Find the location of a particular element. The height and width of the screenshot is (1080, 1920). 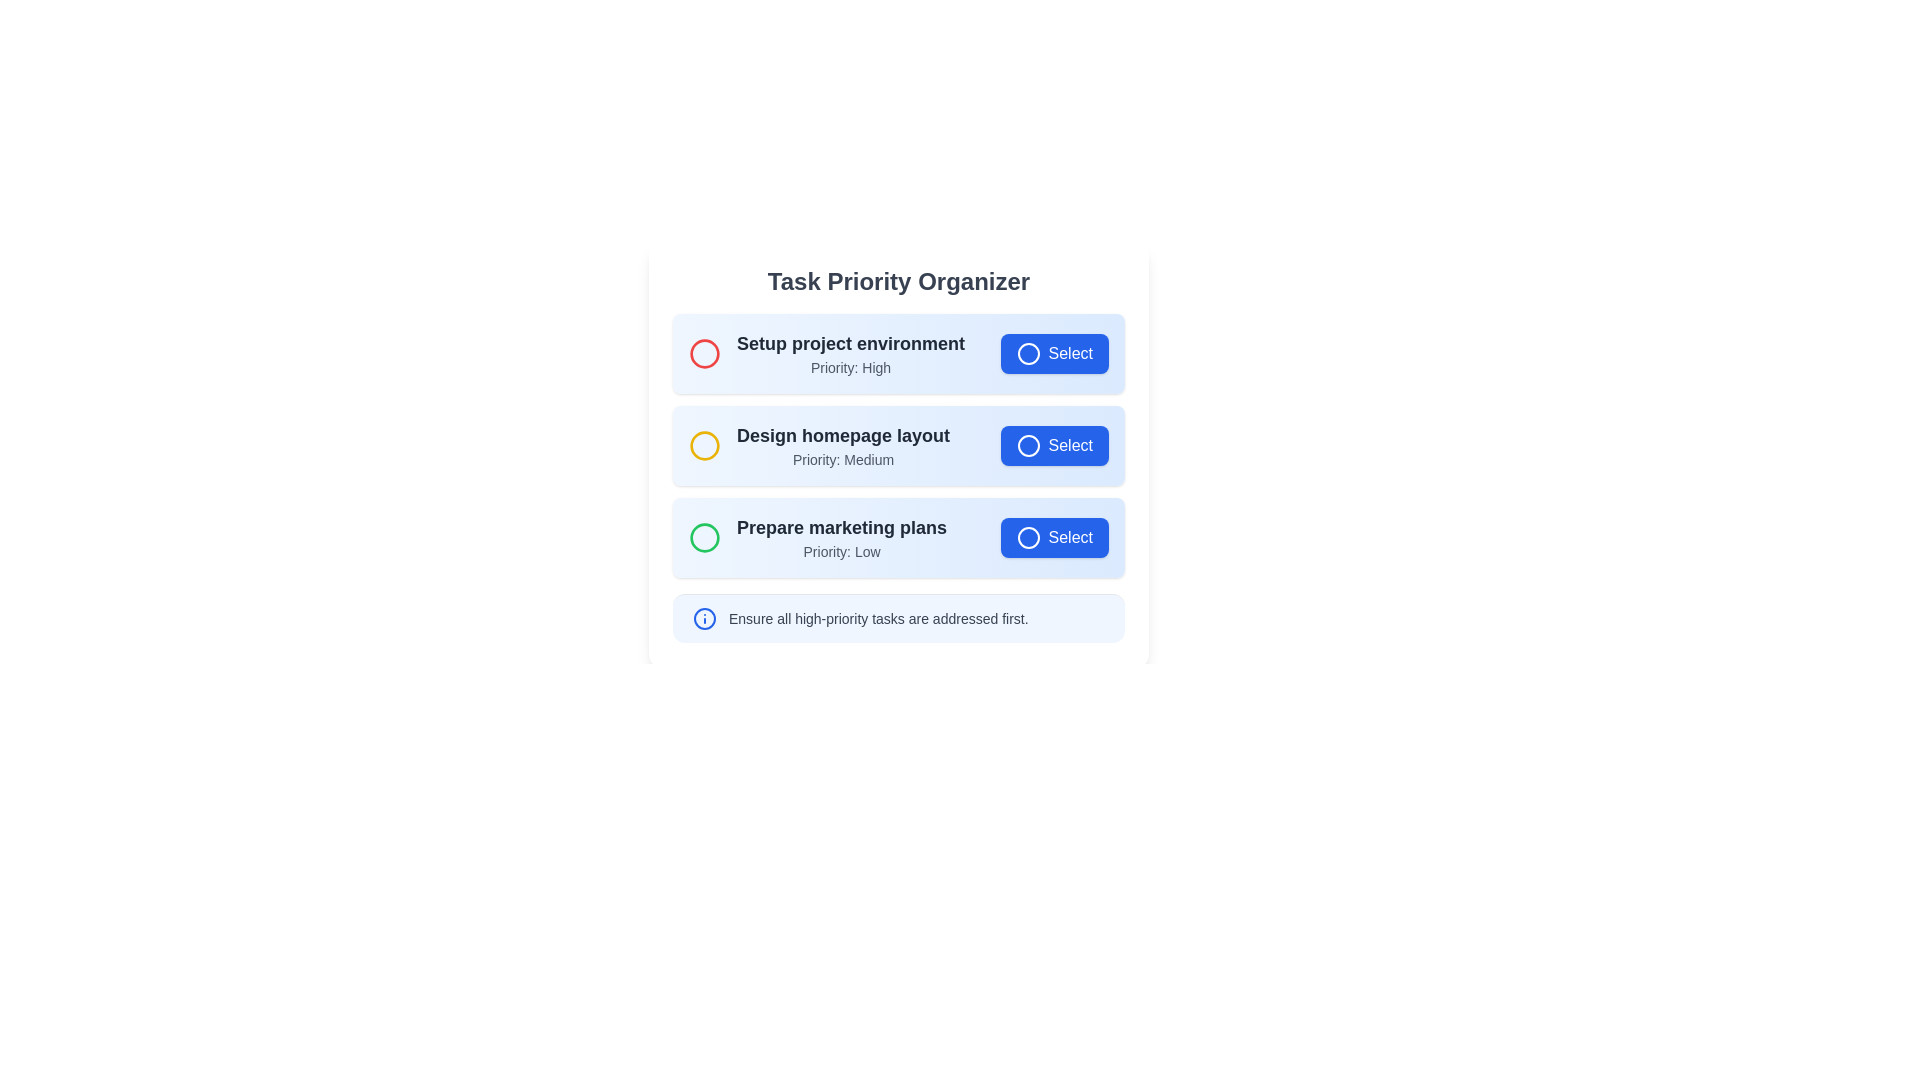

the text label that provides information about the task, specifically its title and priority level, which is centered between a red circular icon and a blue 'Select' button in the top task entry is located at coordinates (850, 353).